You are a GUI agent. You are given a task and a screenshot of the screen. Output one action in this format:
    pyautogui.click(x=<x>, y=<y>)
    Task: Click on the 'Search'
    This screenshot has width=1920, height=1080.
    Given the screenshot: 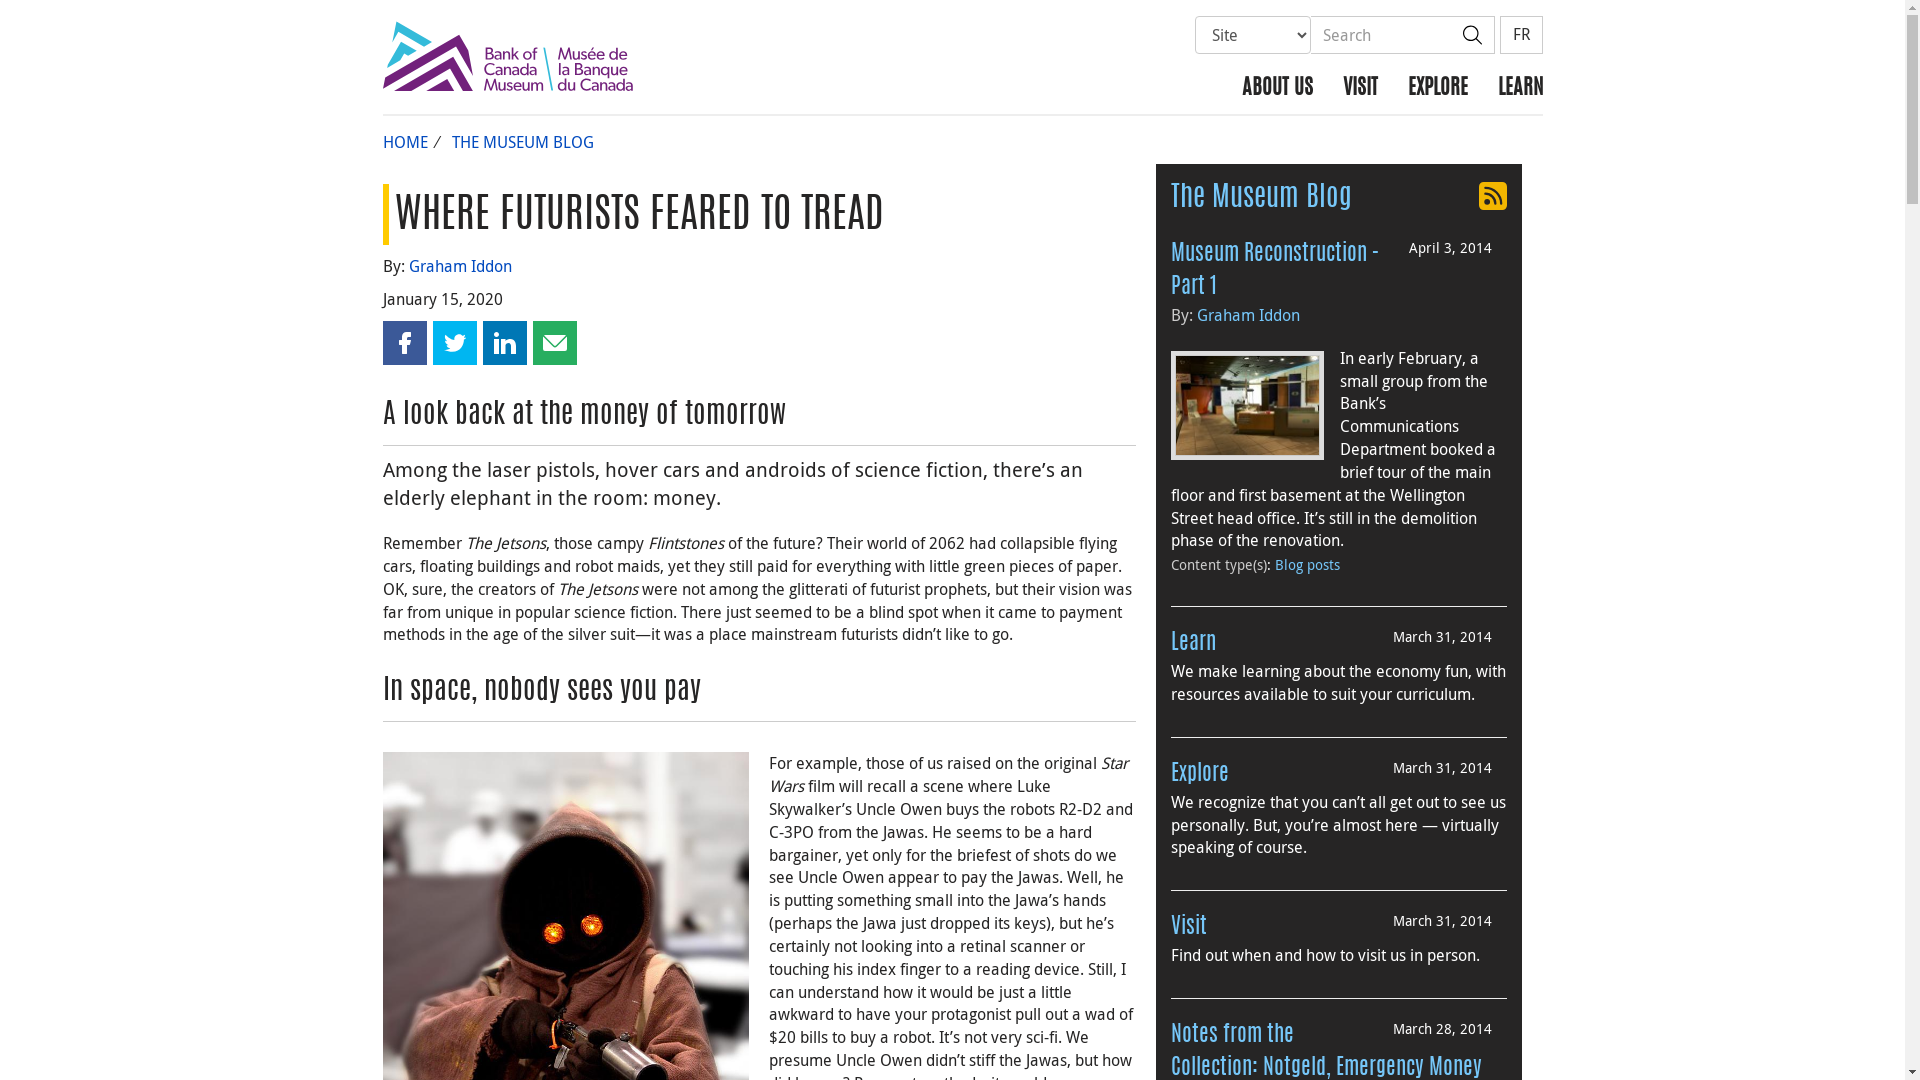 What is the action you would take?
    pyautogui.click(x=1472, y=34)
    